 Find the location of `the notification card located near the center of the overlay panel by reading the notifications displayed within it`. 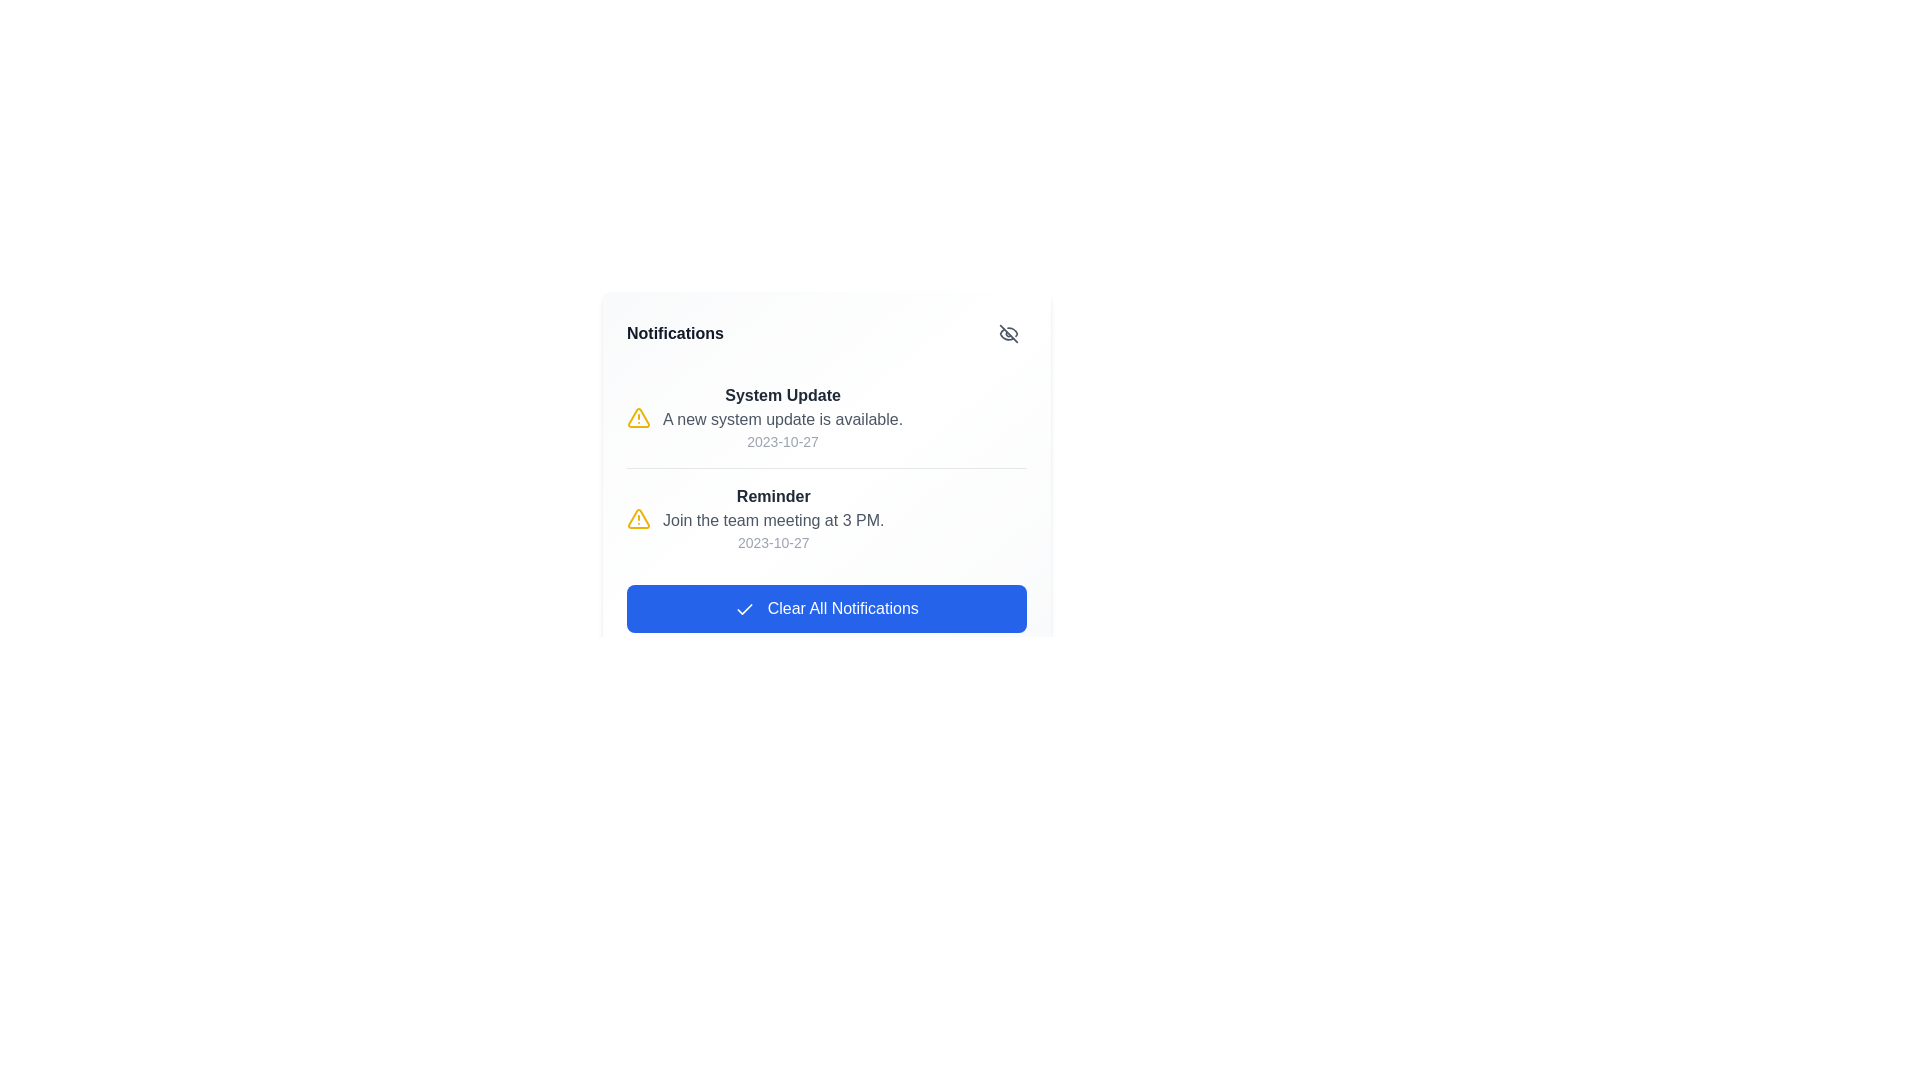

the notification card located near the center of the overlay panel by reading the notifications displayed within it is located at coordinates (826, 474).